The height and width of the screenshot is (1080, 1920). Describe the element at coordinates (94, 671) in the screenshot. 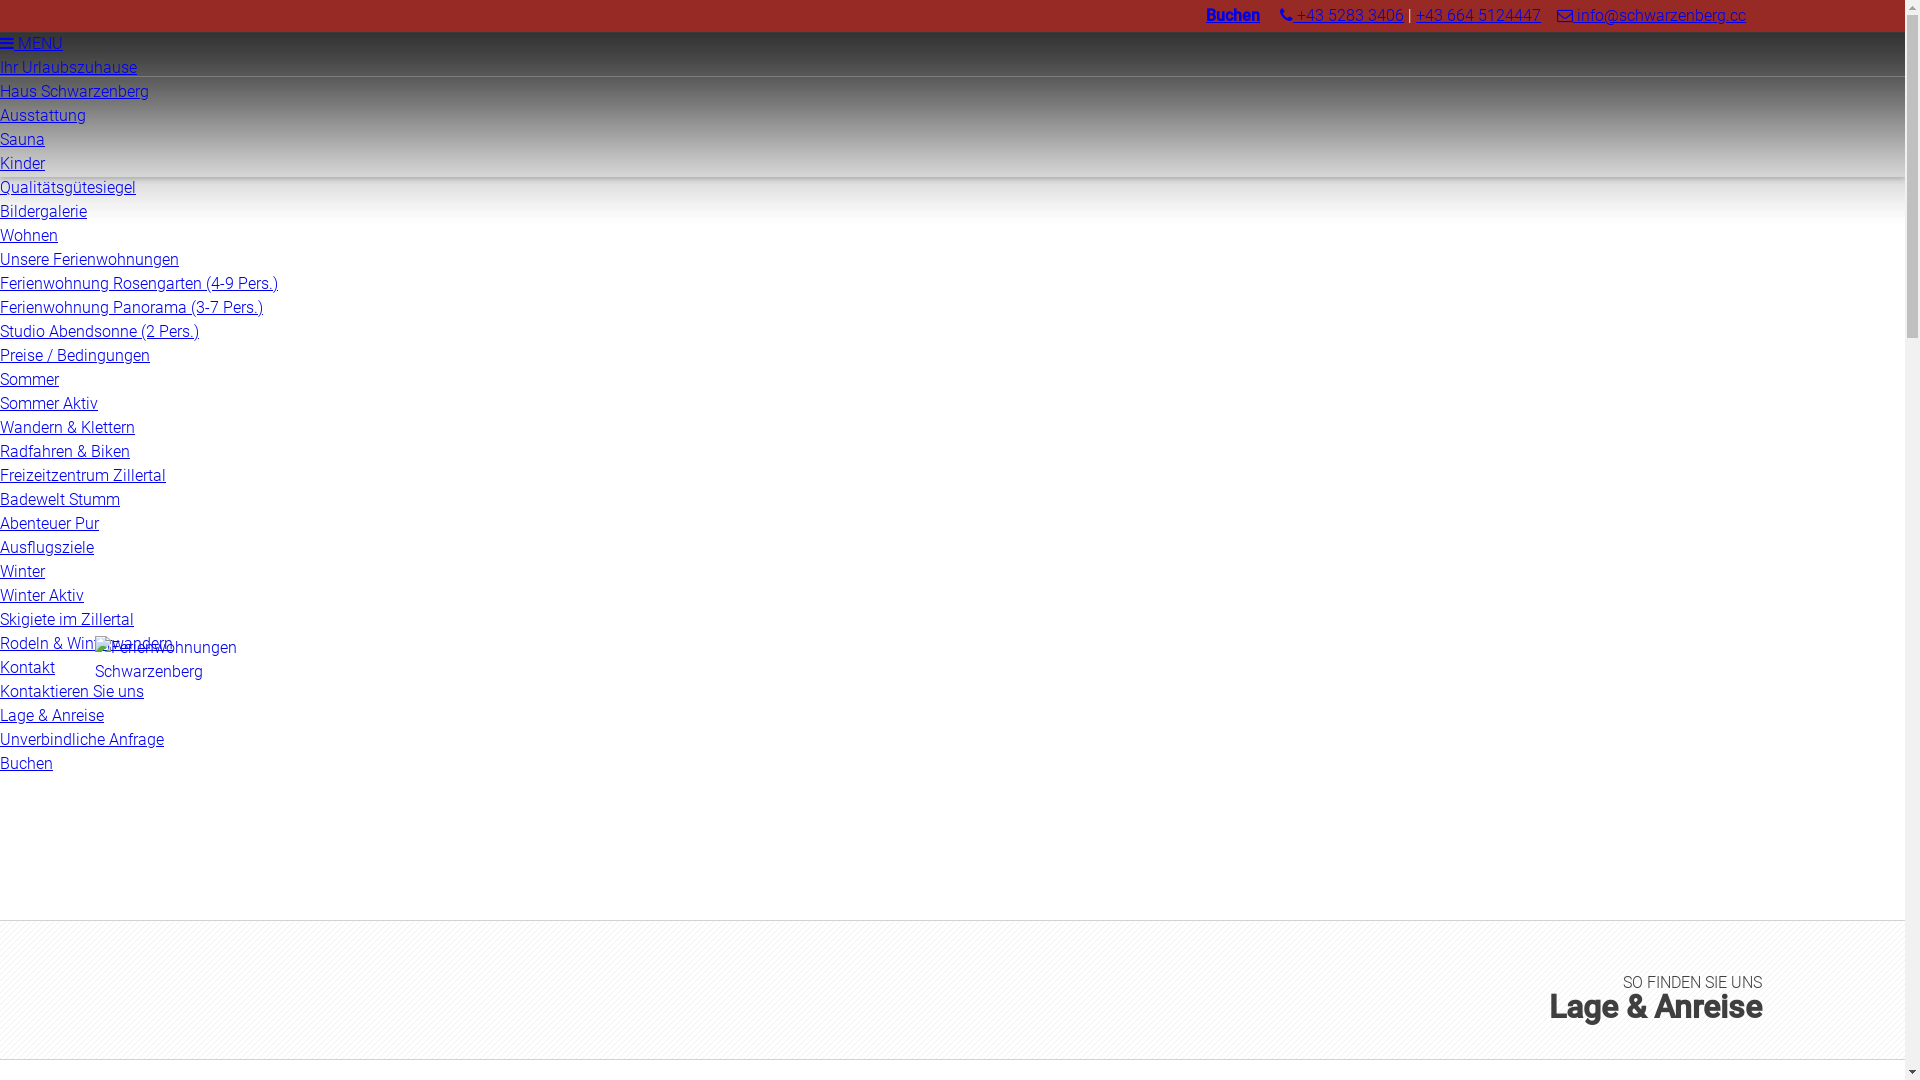

I see `'Ferienwohnungen Schwarzenberg'` at that location.